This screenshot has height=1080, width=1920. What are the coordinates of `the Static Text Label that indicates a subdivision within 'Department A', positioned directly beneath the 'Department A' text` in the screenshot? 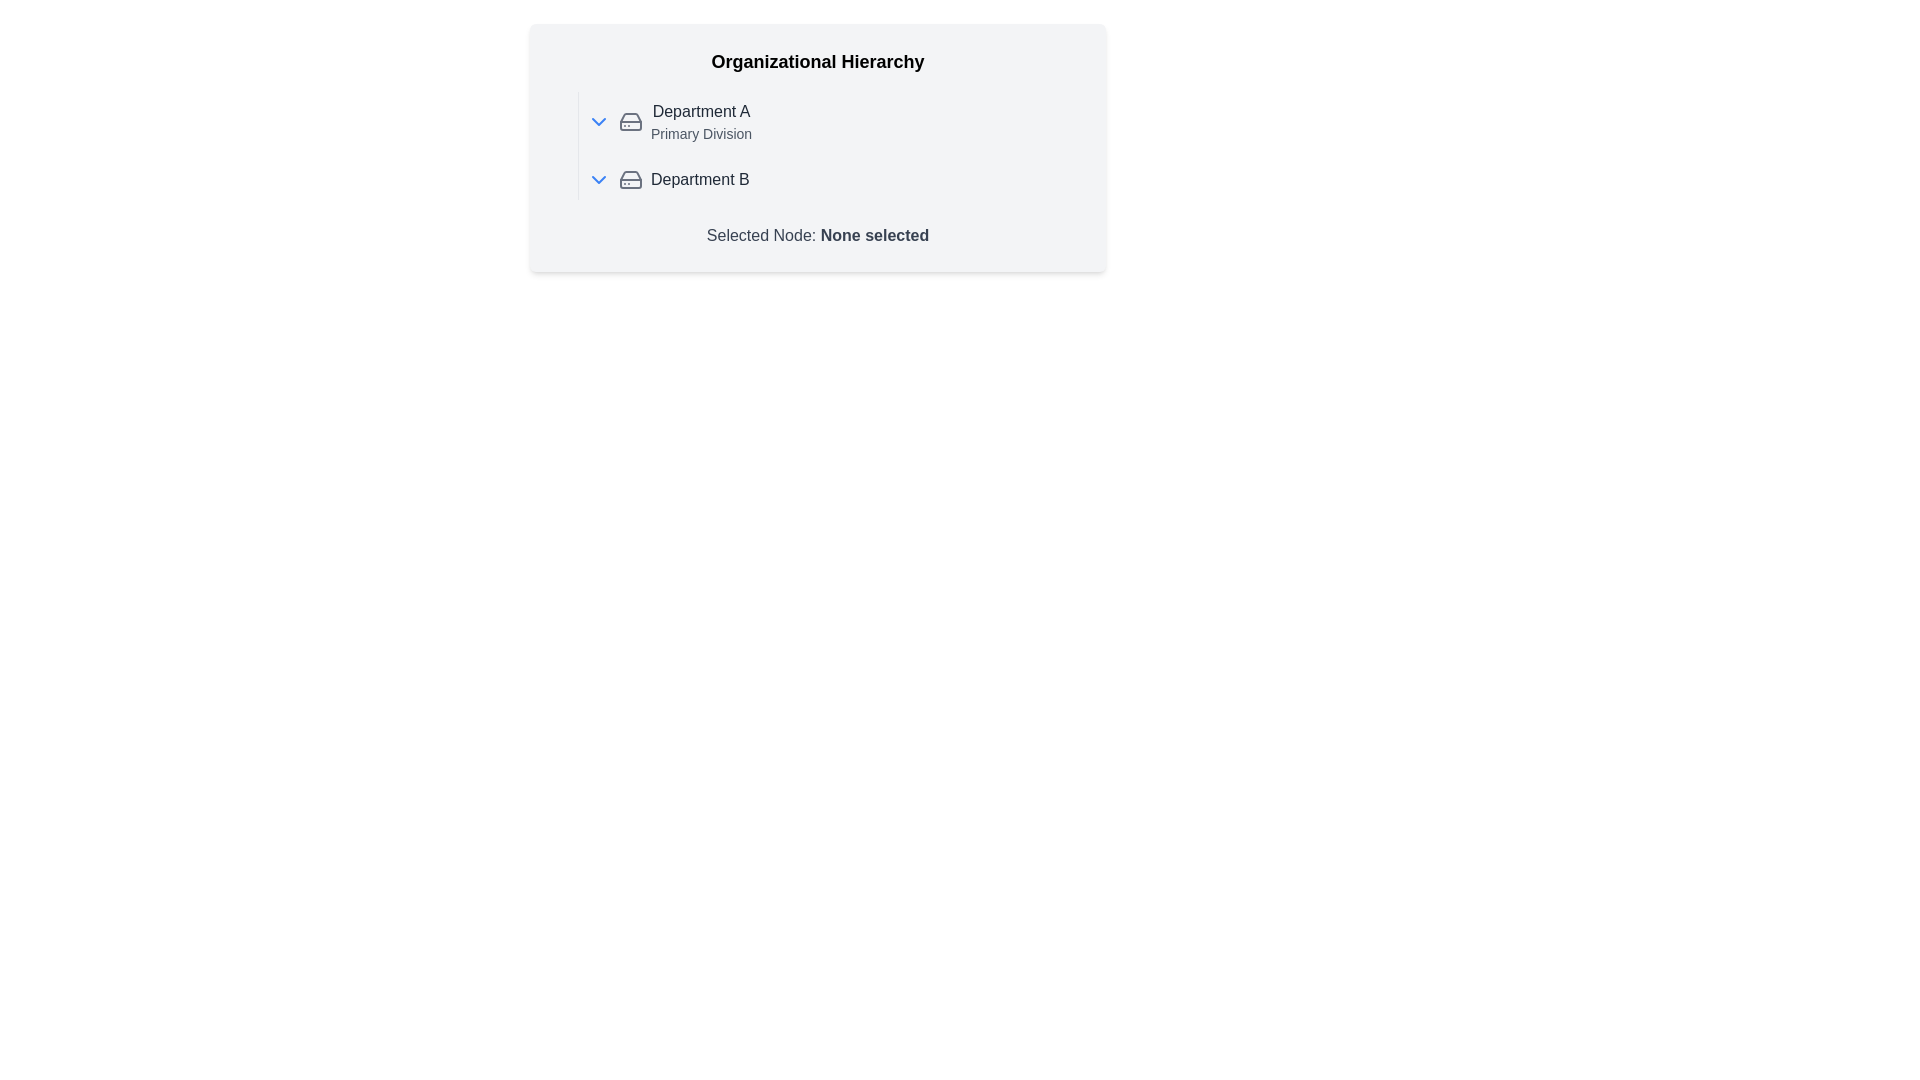 It's located at (701, 134).